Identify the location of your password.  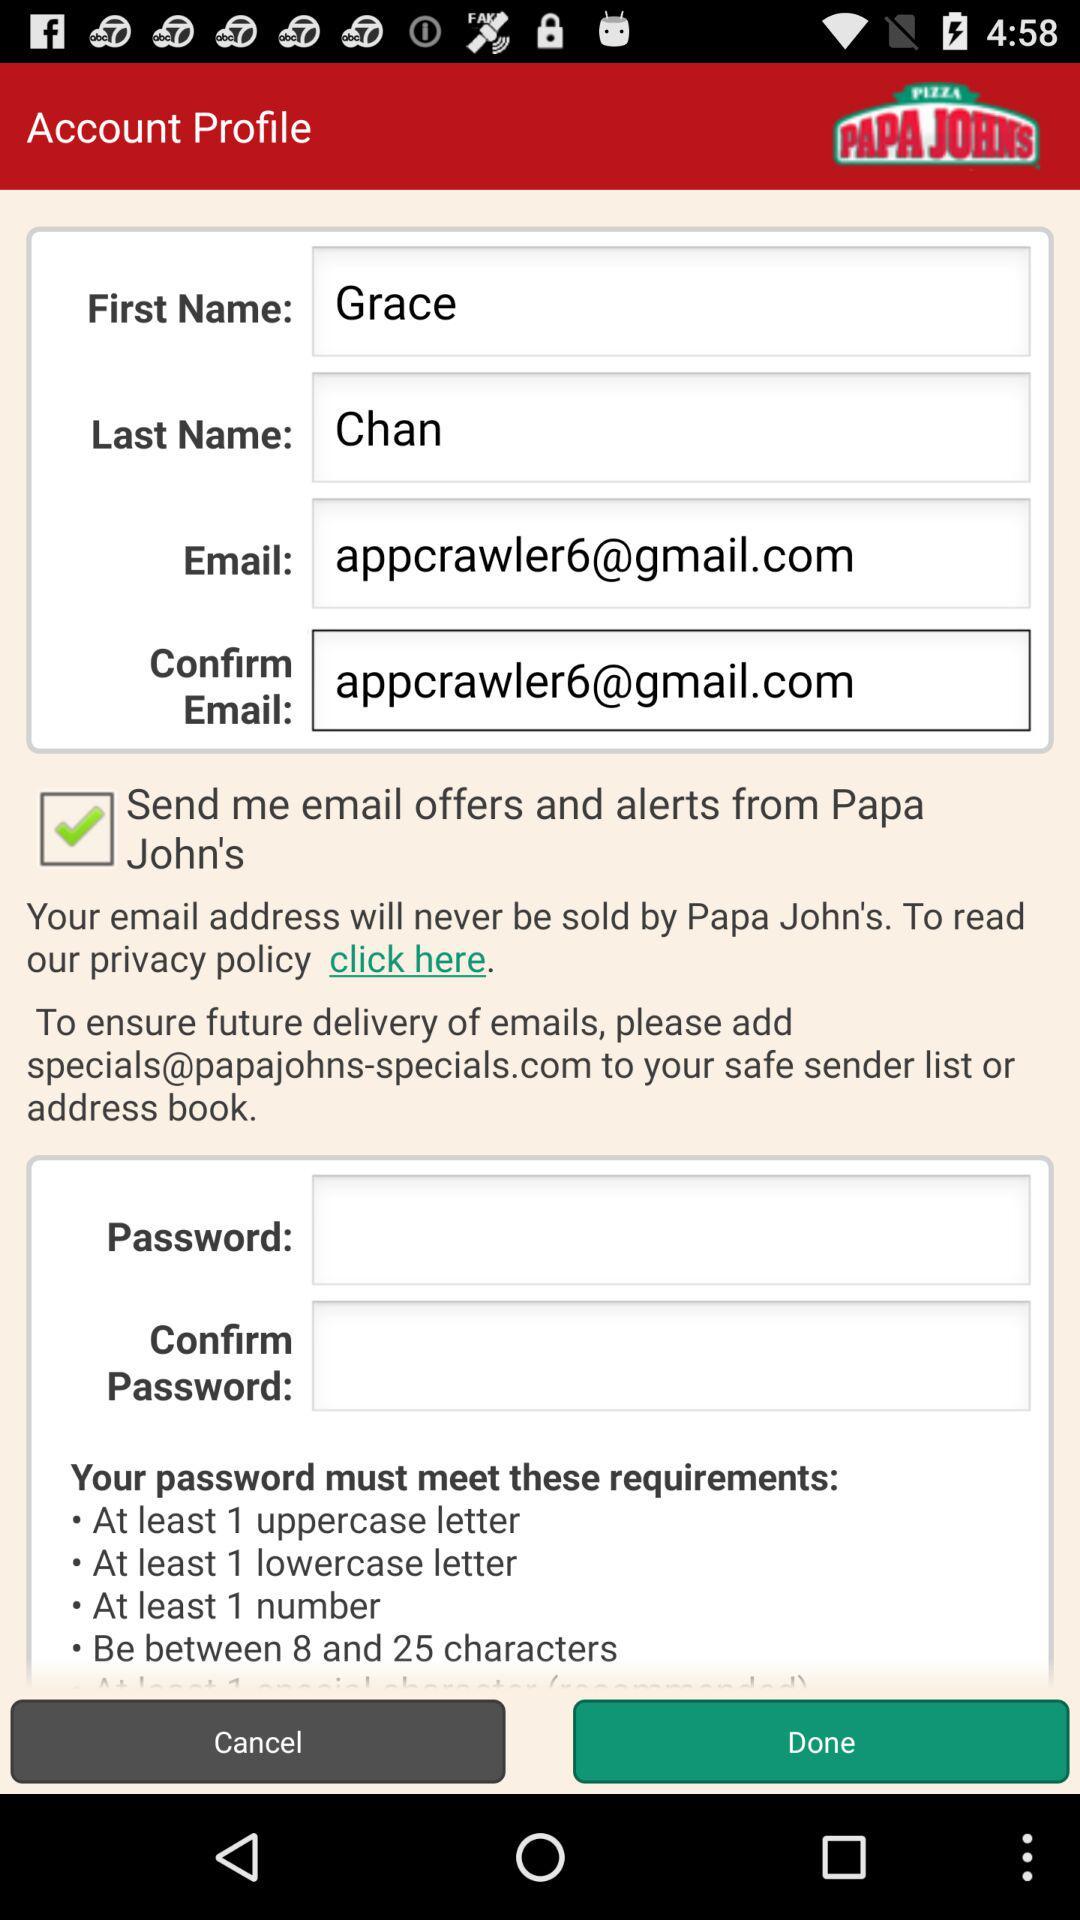
(671, 1235).